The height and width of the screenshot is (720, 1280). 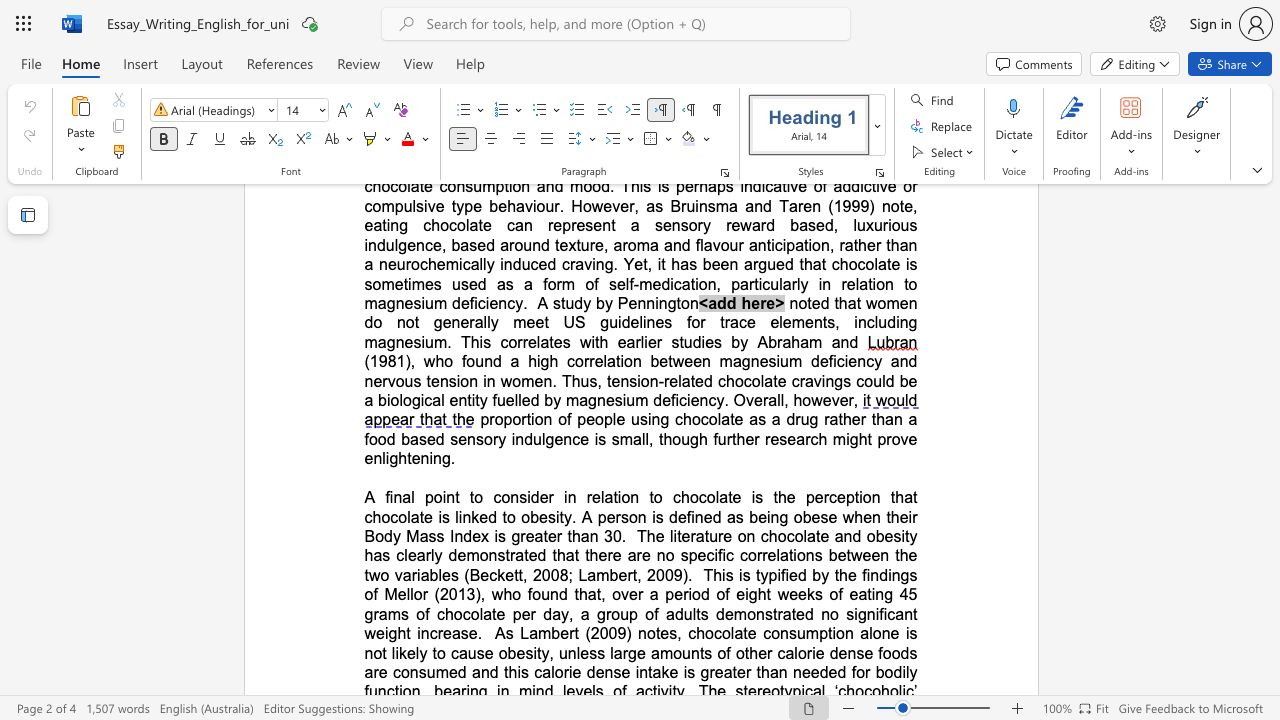 What do you see at coordinates (441, 496) in the screenshot?
I see `the subset text "in" within the text "A final point"` at bounding box center [441, 496].